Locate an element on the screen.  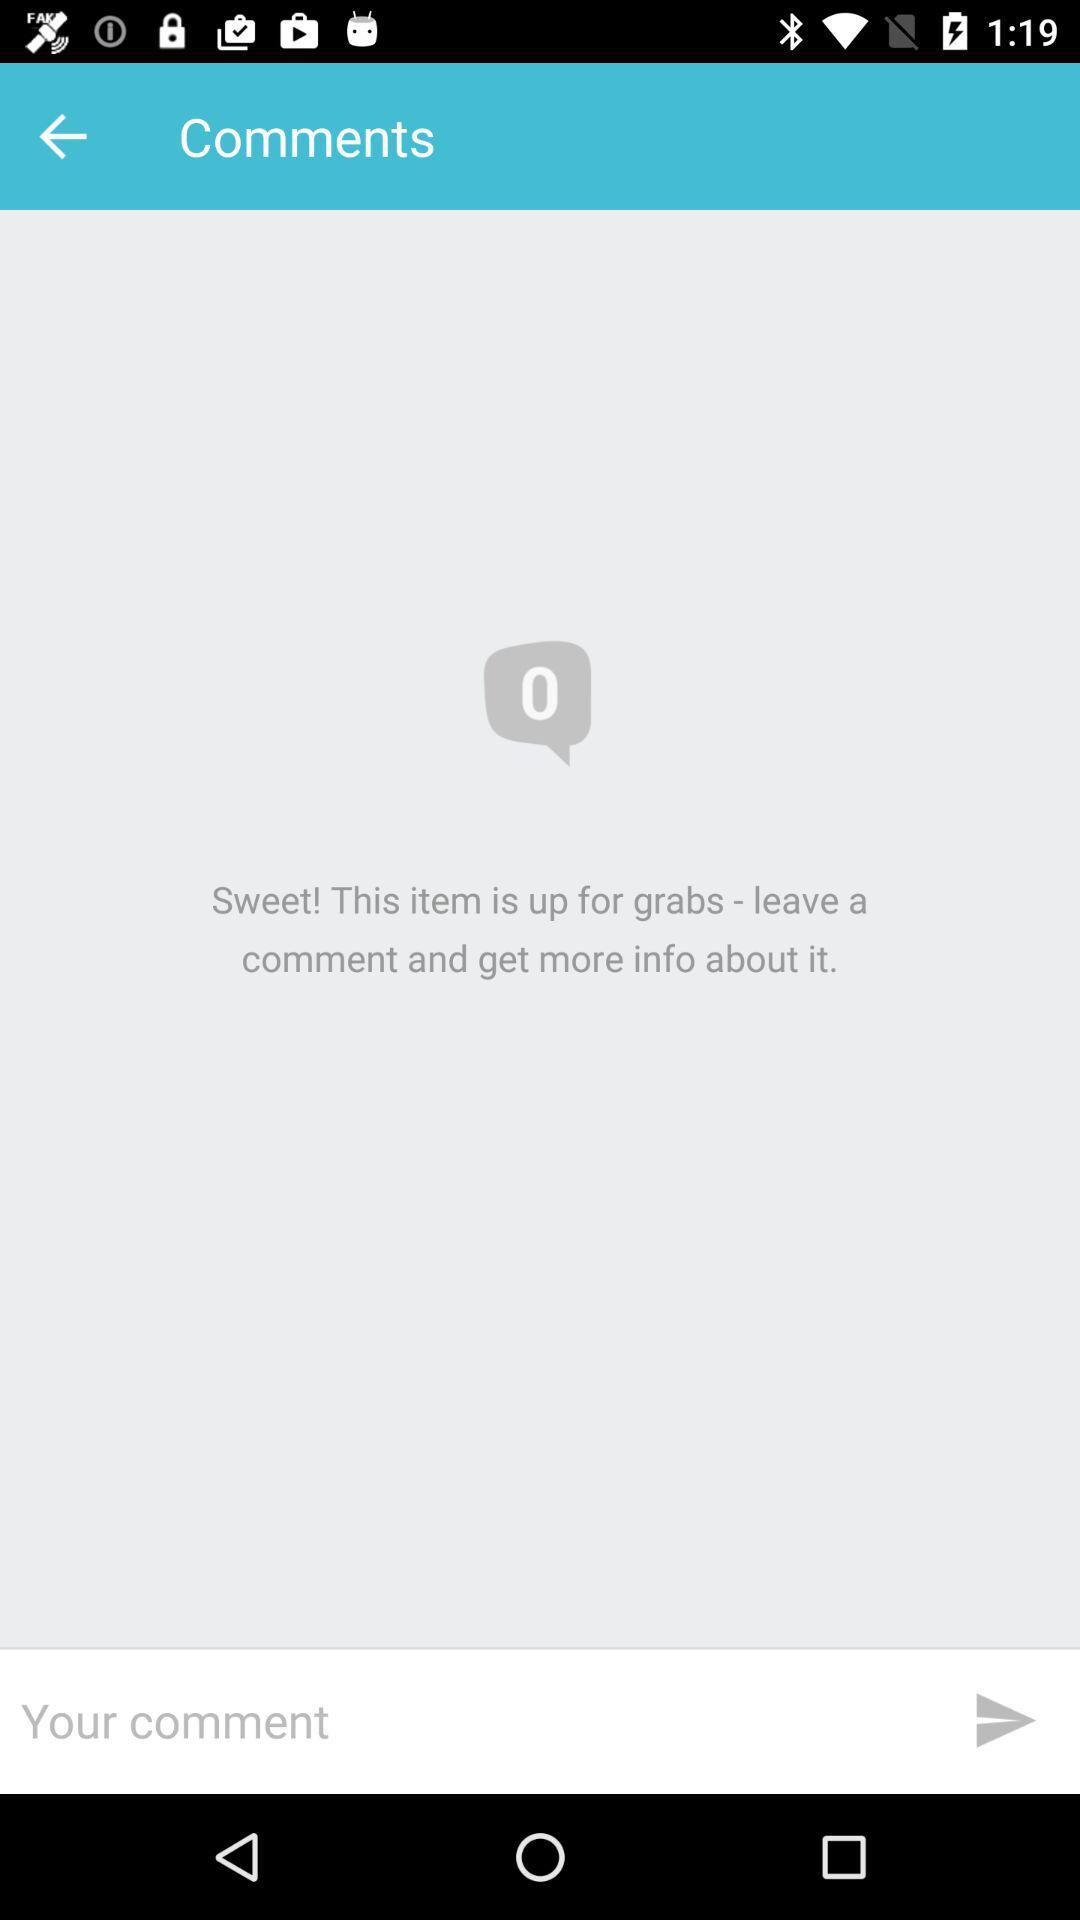
item next to the comments is located at coordinates (67, 135).